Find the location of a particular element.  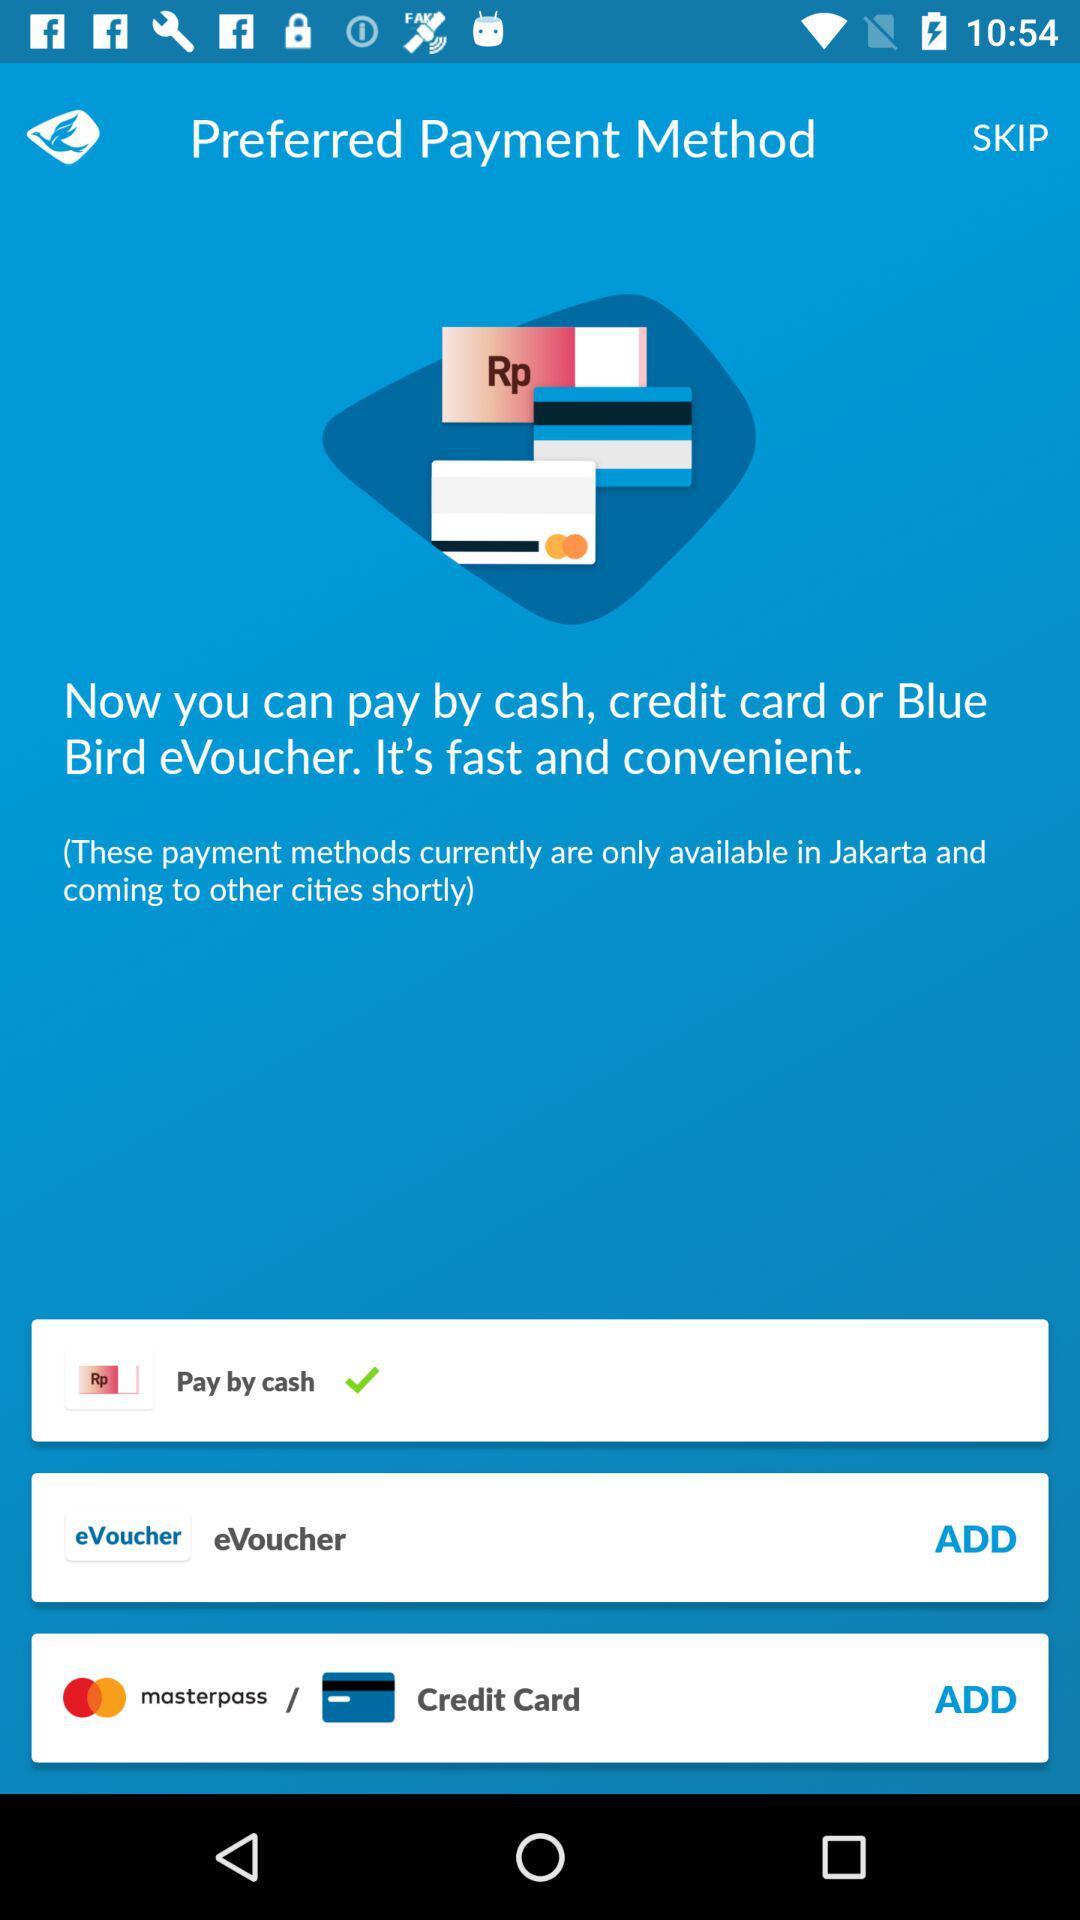

item next to preferred payment method is located at coordinates (1010, 135).